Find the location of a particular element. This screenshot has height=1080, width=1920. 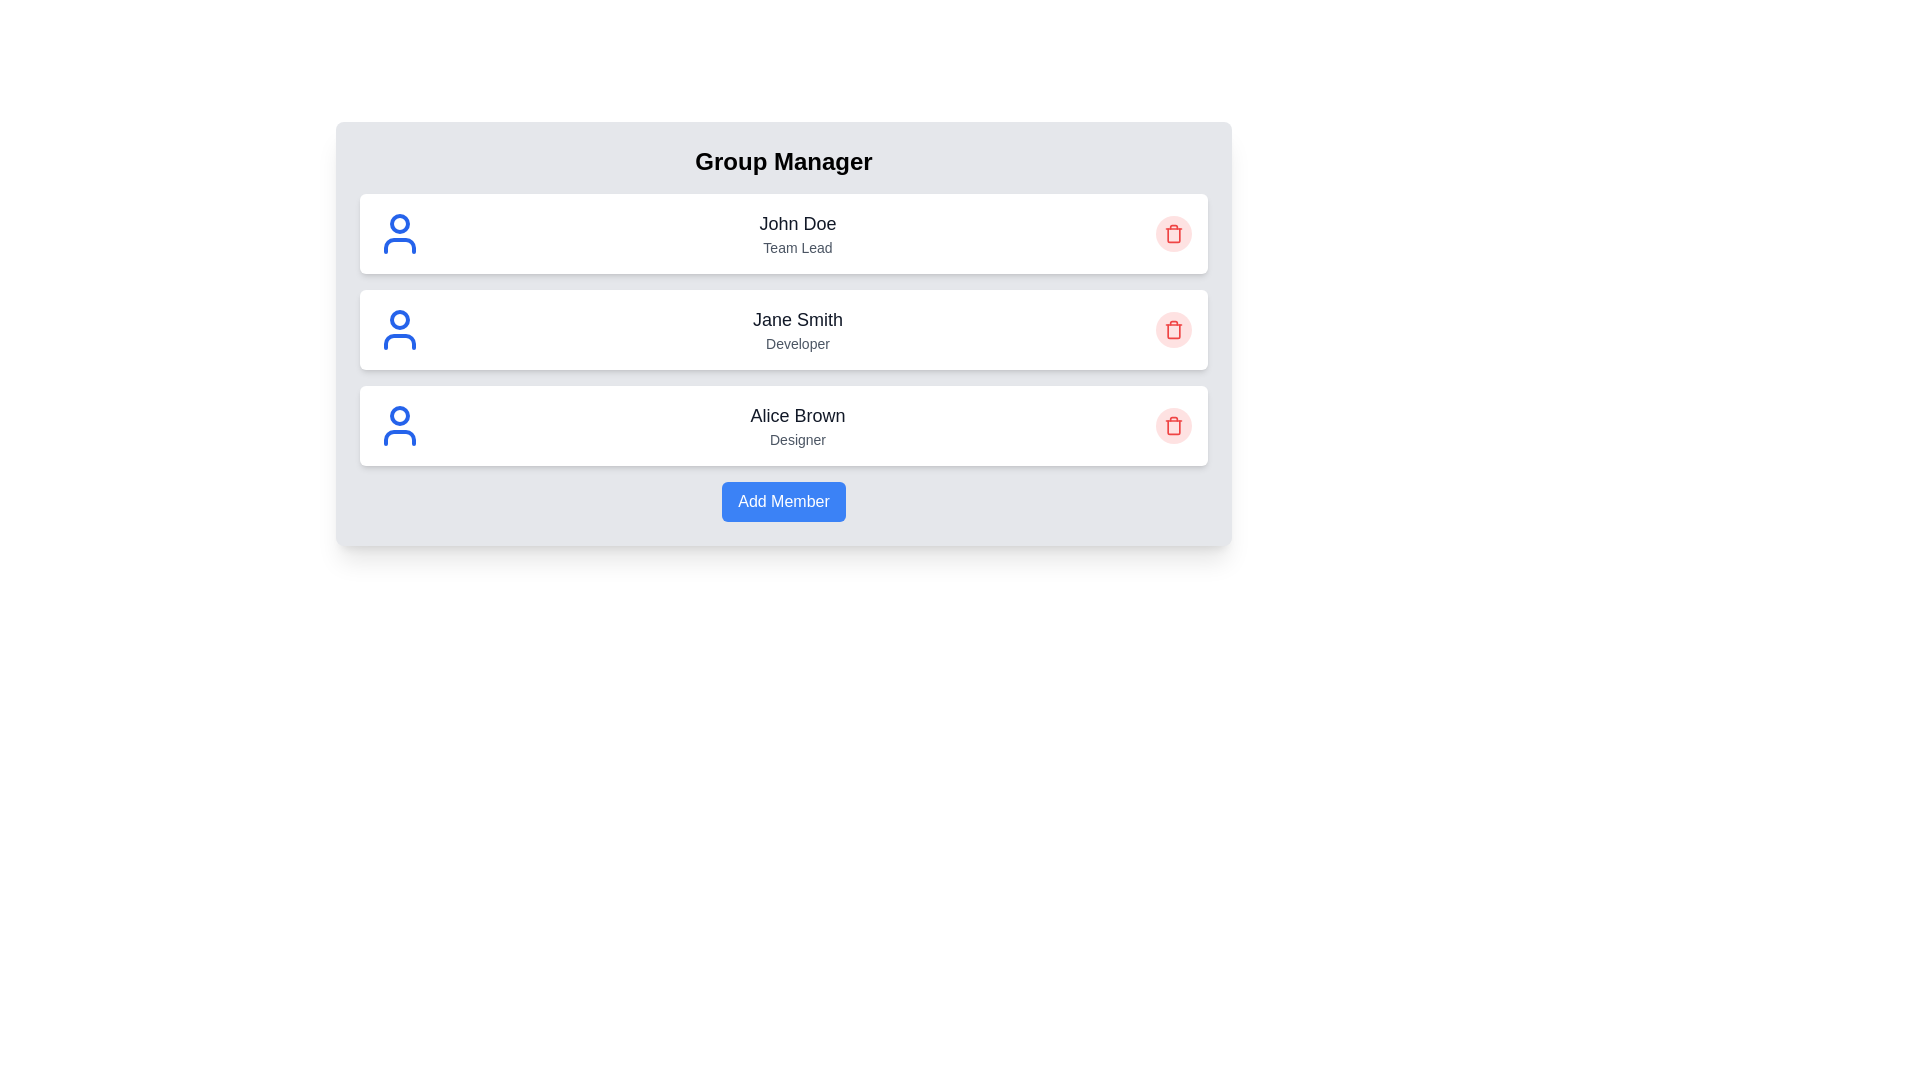

the delete icon button located in the top row of the list under 'Group Manager', aligned to the far right of the row containing 'John Doe - Team Lead' to initiate the delete action is located at coordinates (1174, 233).